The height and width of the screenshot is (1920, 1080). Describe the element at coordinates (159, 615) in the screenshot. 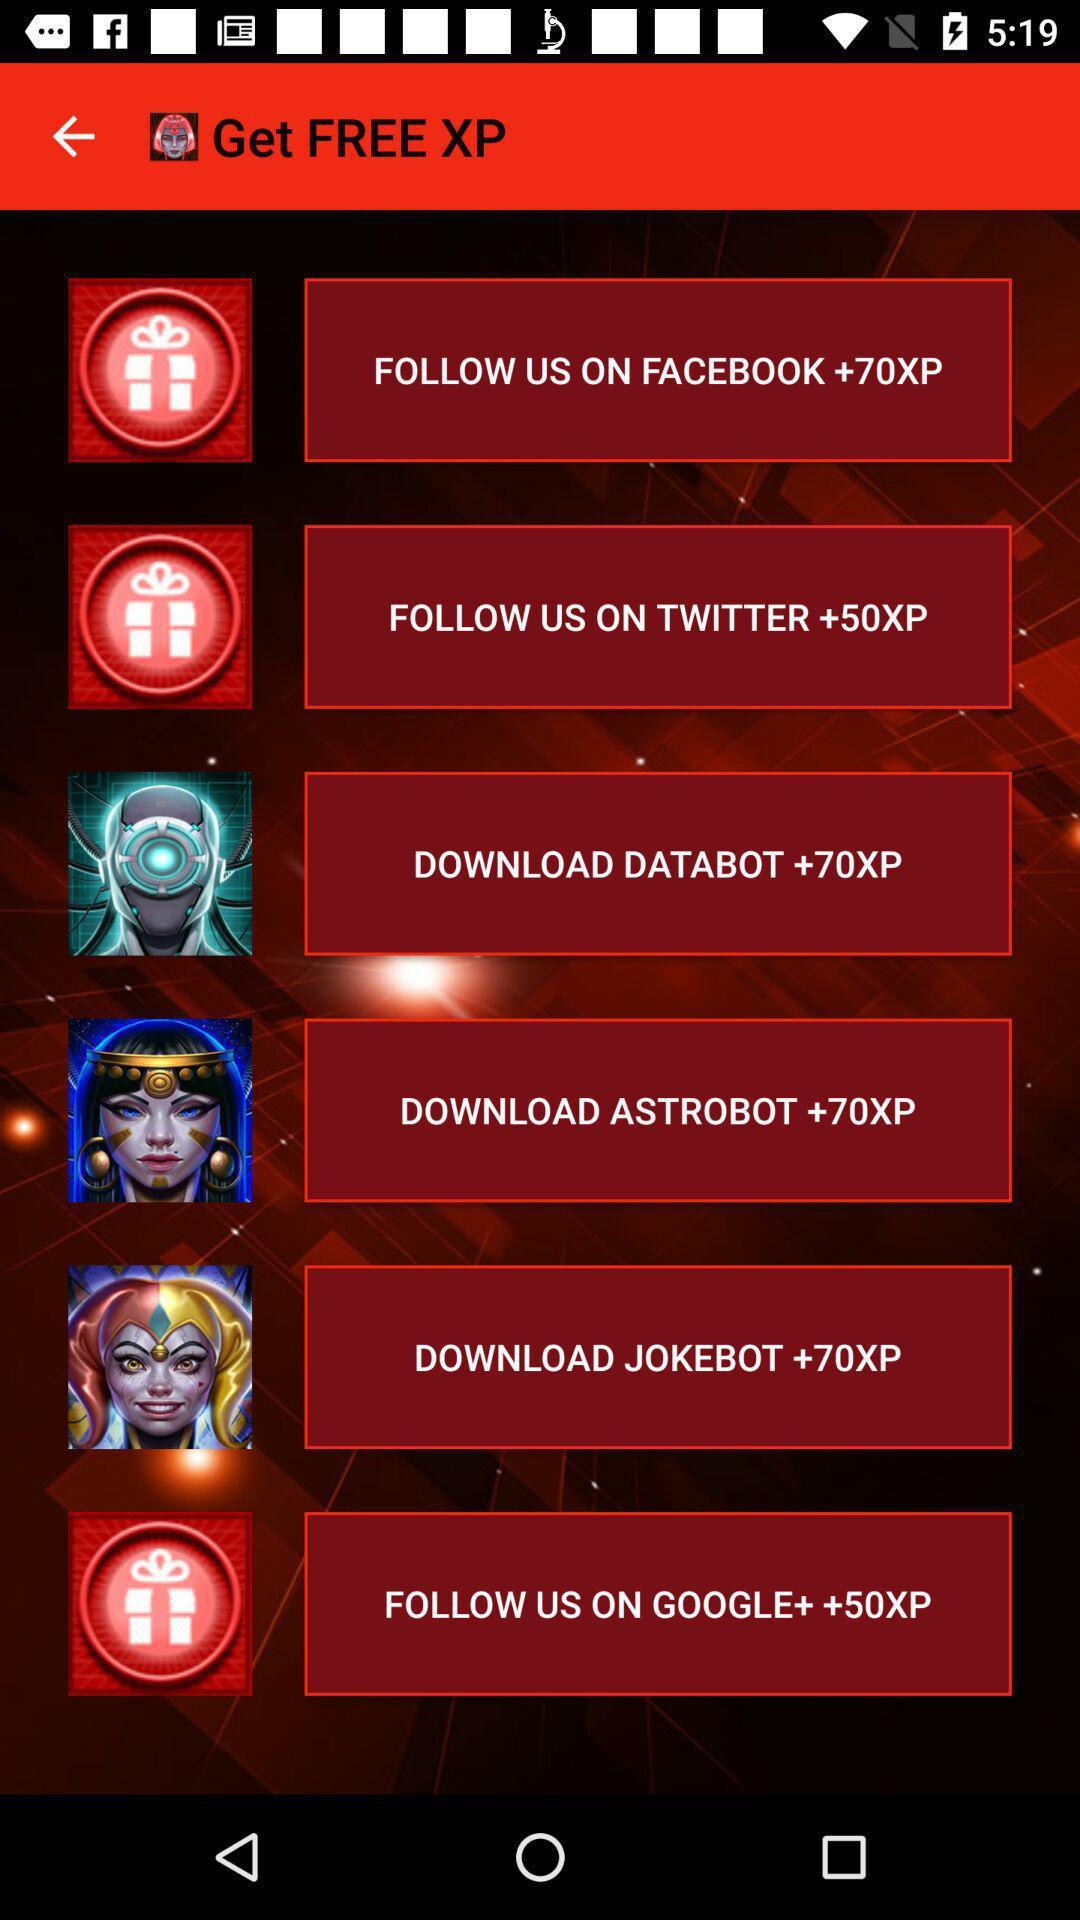

I see `the gift icon` at that location.